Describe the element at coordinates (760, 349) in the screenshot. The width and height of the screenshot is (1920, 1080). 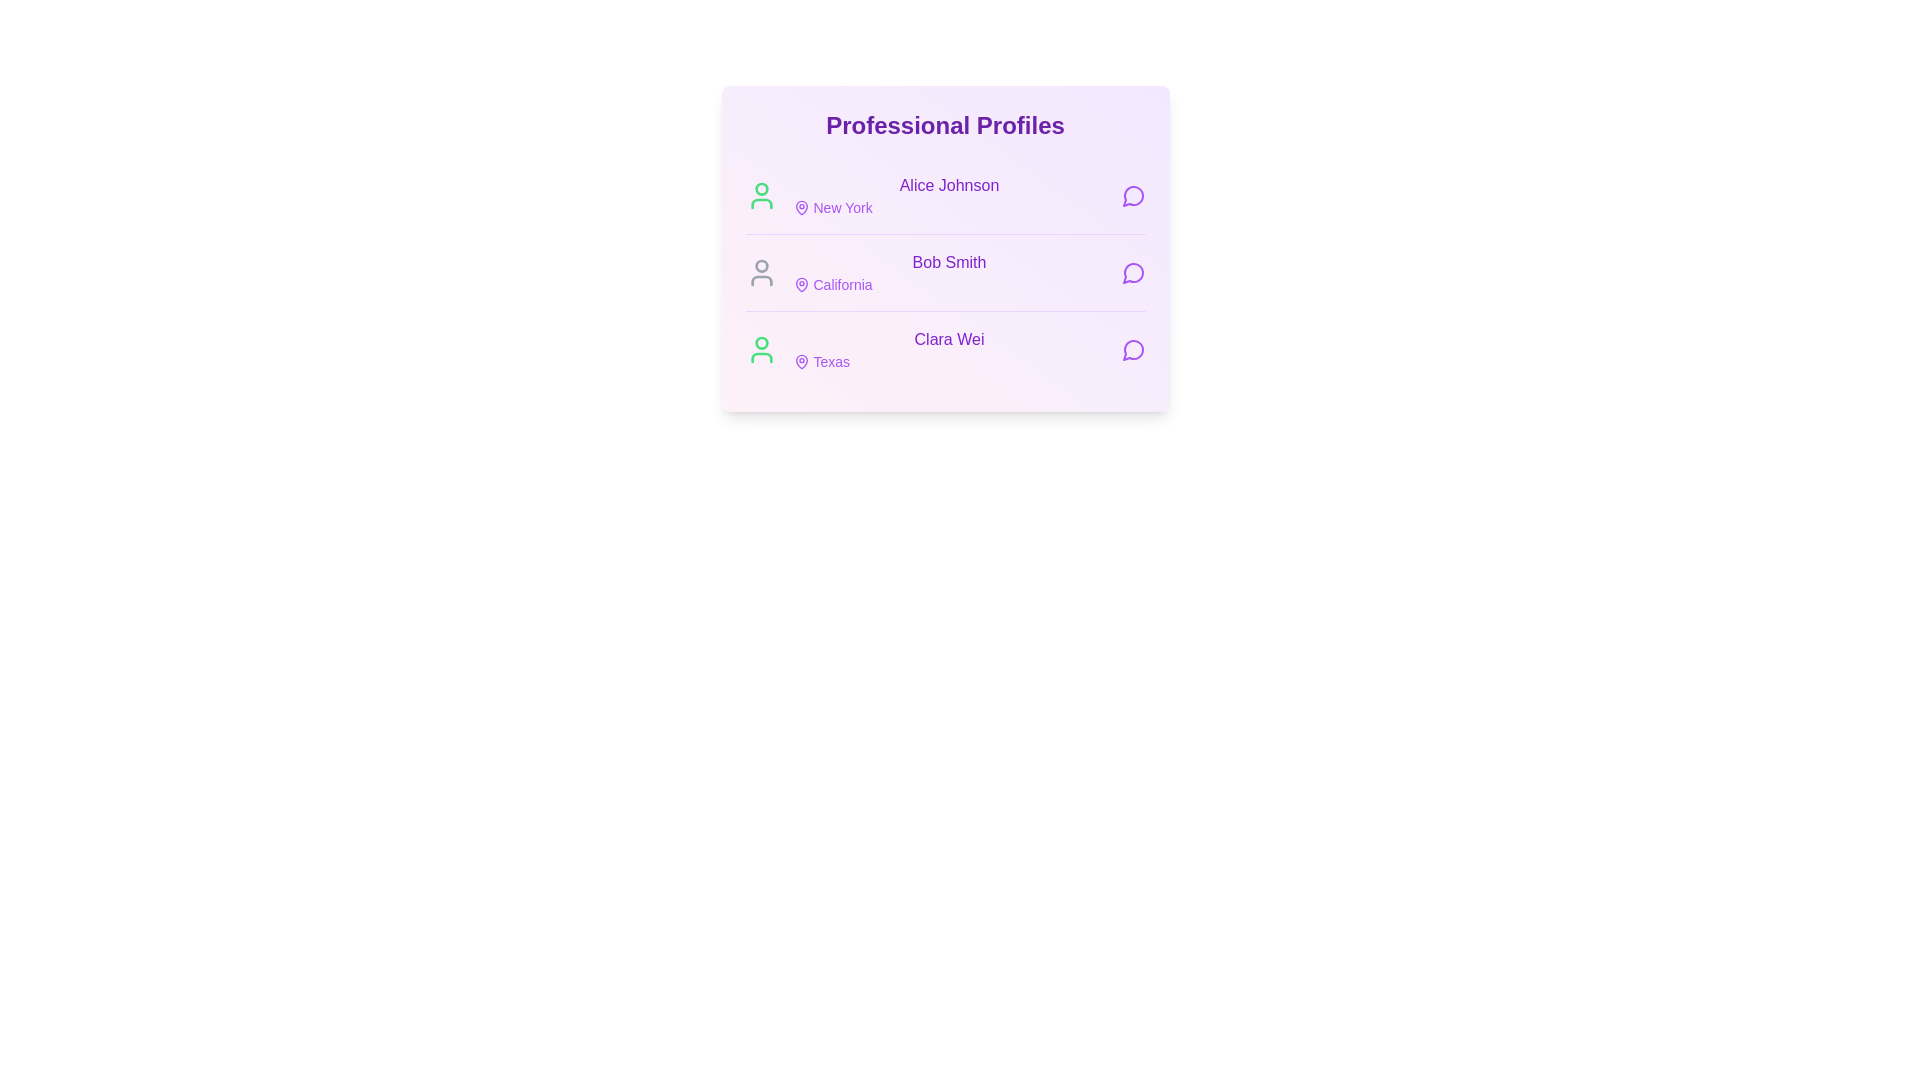
I see `the user icon corresponding to Clara Wei to indicate their online status` at that location.